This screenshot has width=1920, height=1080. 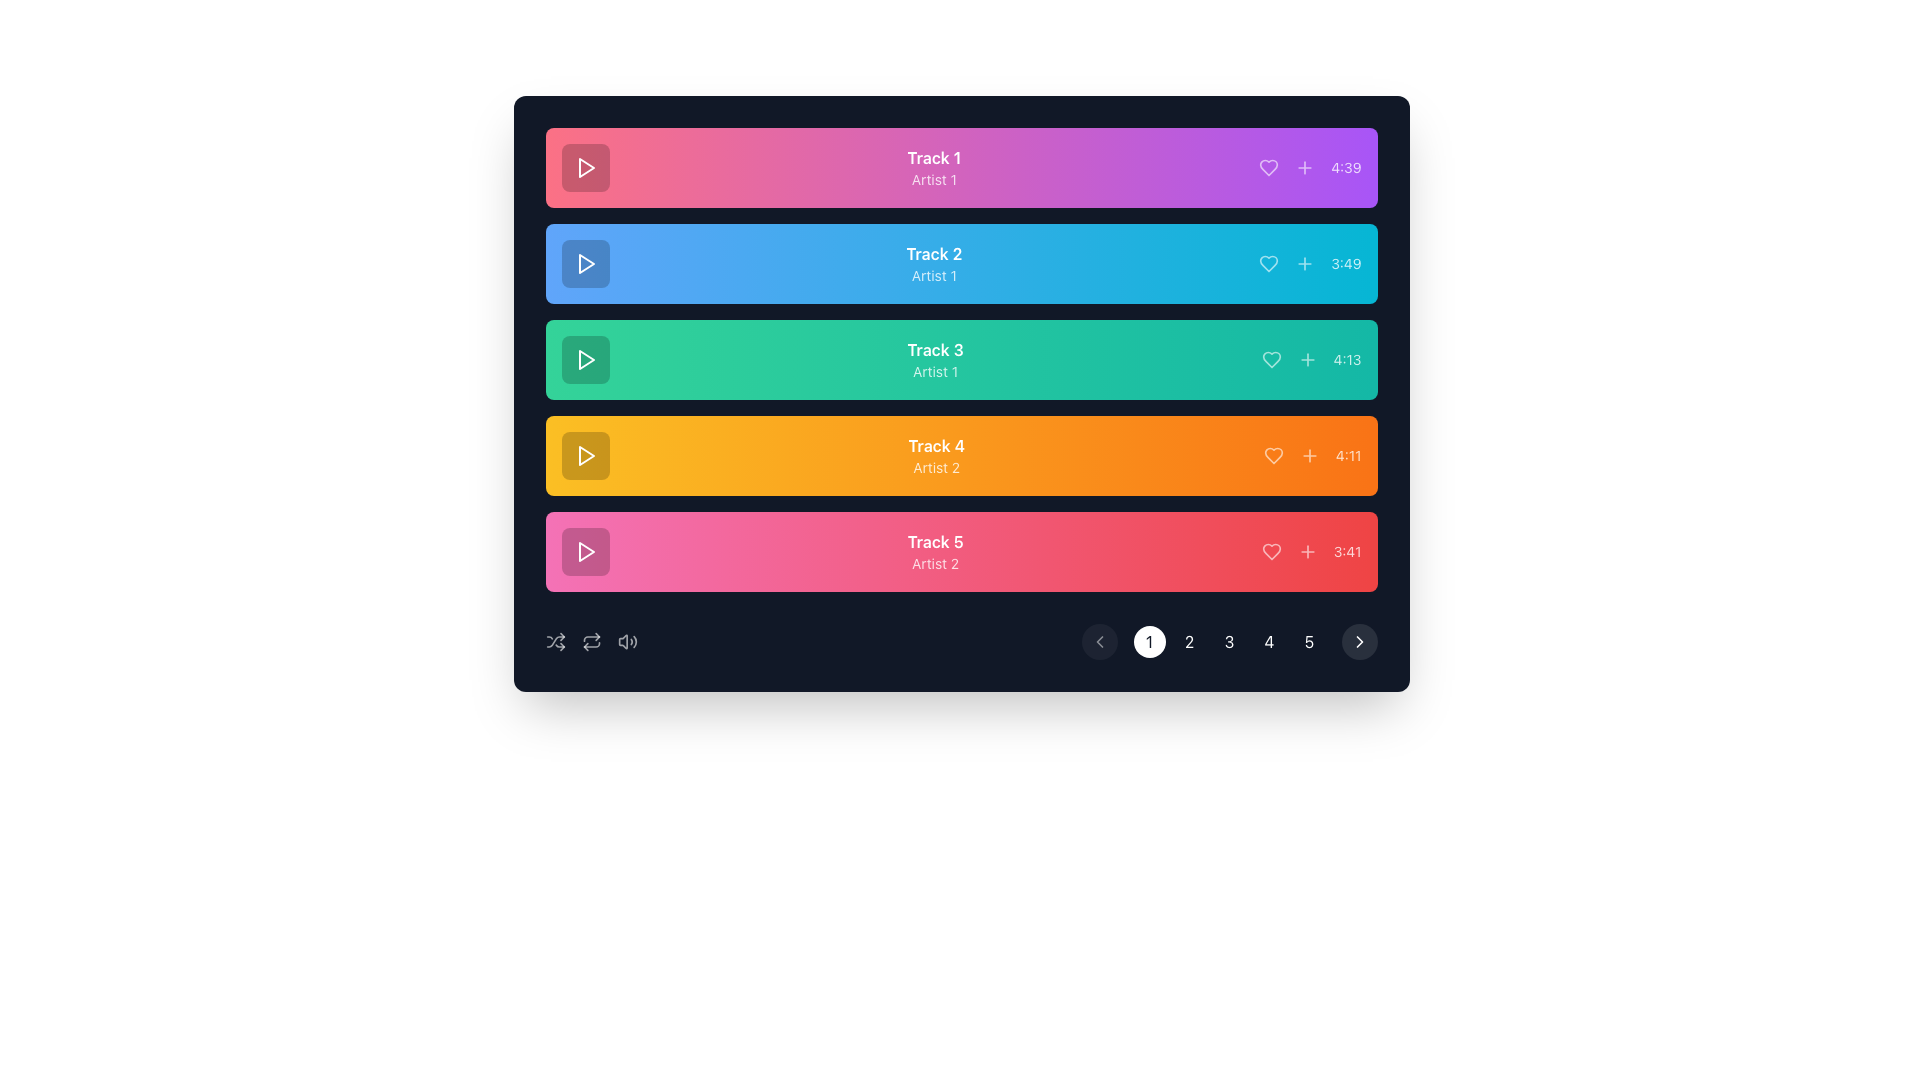 I want to click on the first list item in the playlist interface, which features a pink-to-purple gradient background, displaying 'Track 1' and 'Artist 1', along with play, heart, and plus icons, so click(x=961, y=167).